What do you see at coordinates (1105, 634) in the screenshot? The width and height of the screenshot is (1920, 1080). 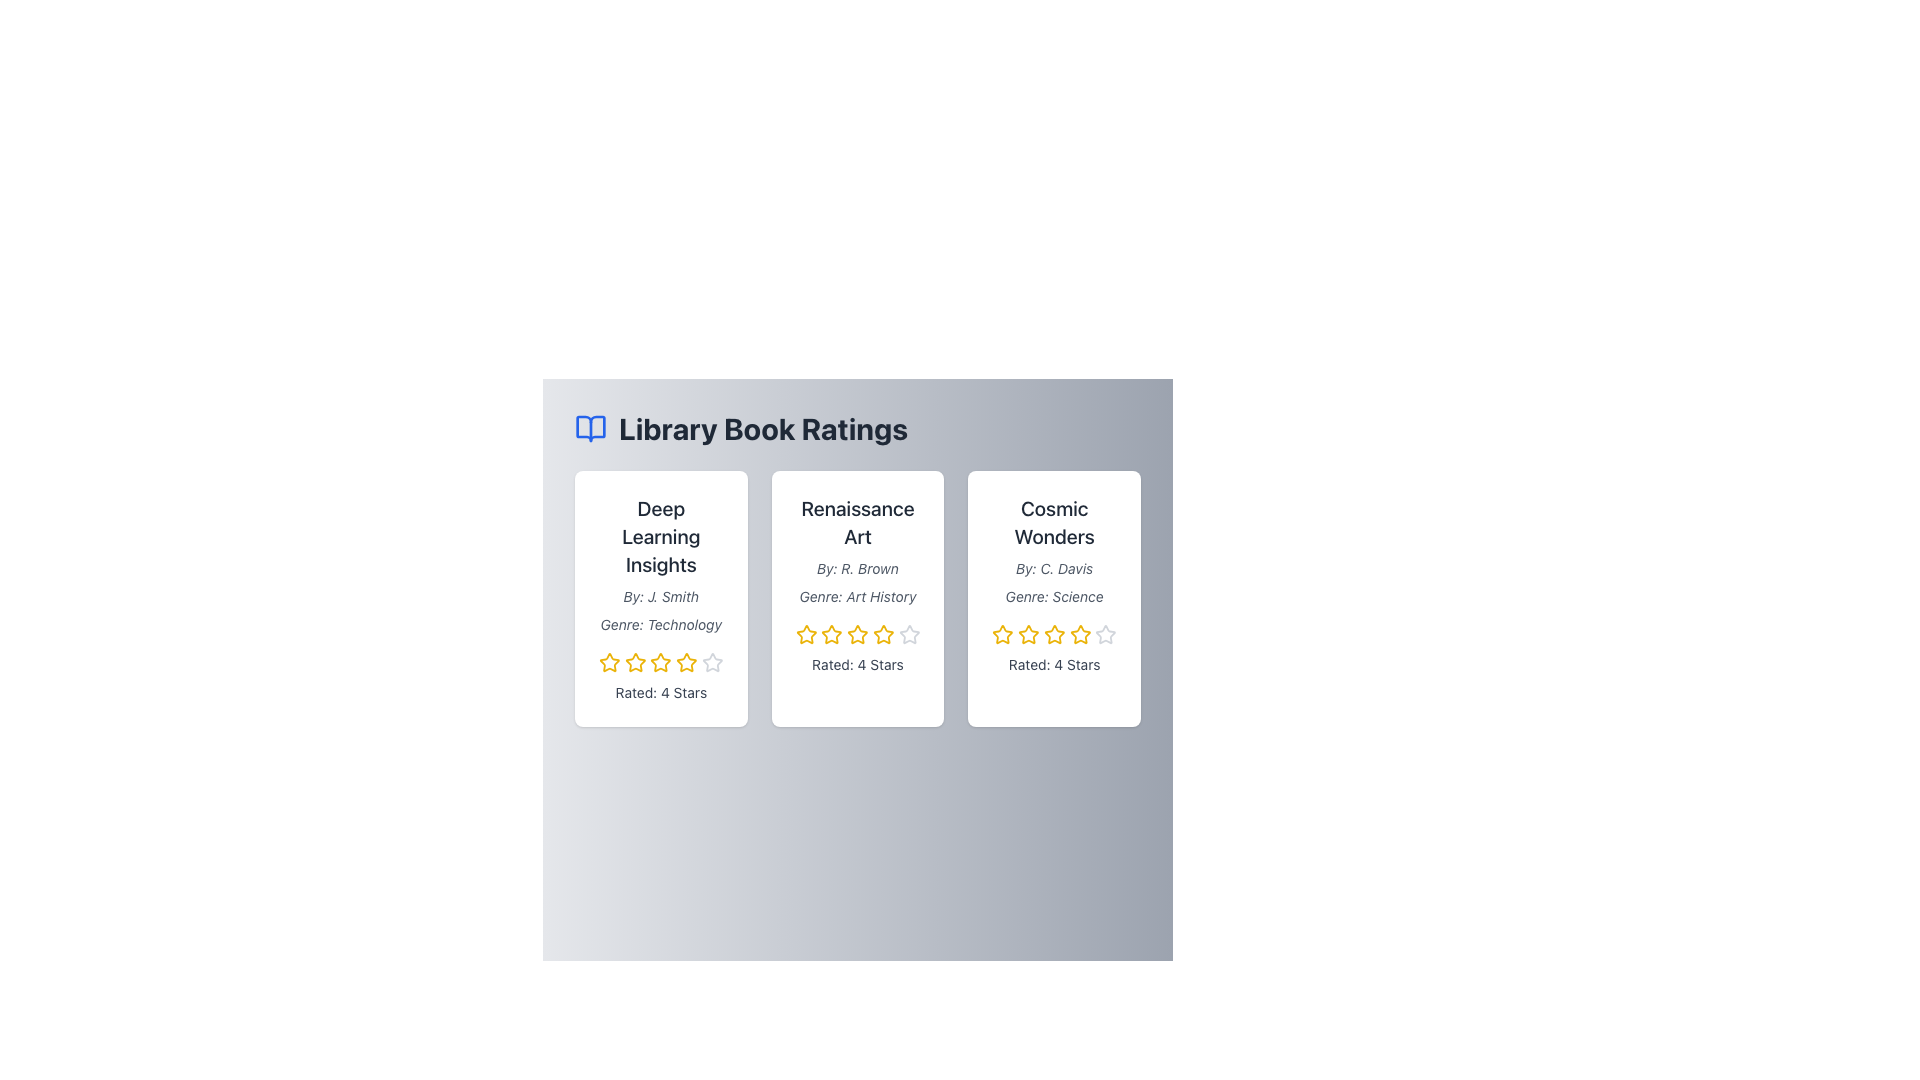 I see `the last star icon in the rating system of the 'Cosmic Wonders' card` at bounding box center [1105, 634].